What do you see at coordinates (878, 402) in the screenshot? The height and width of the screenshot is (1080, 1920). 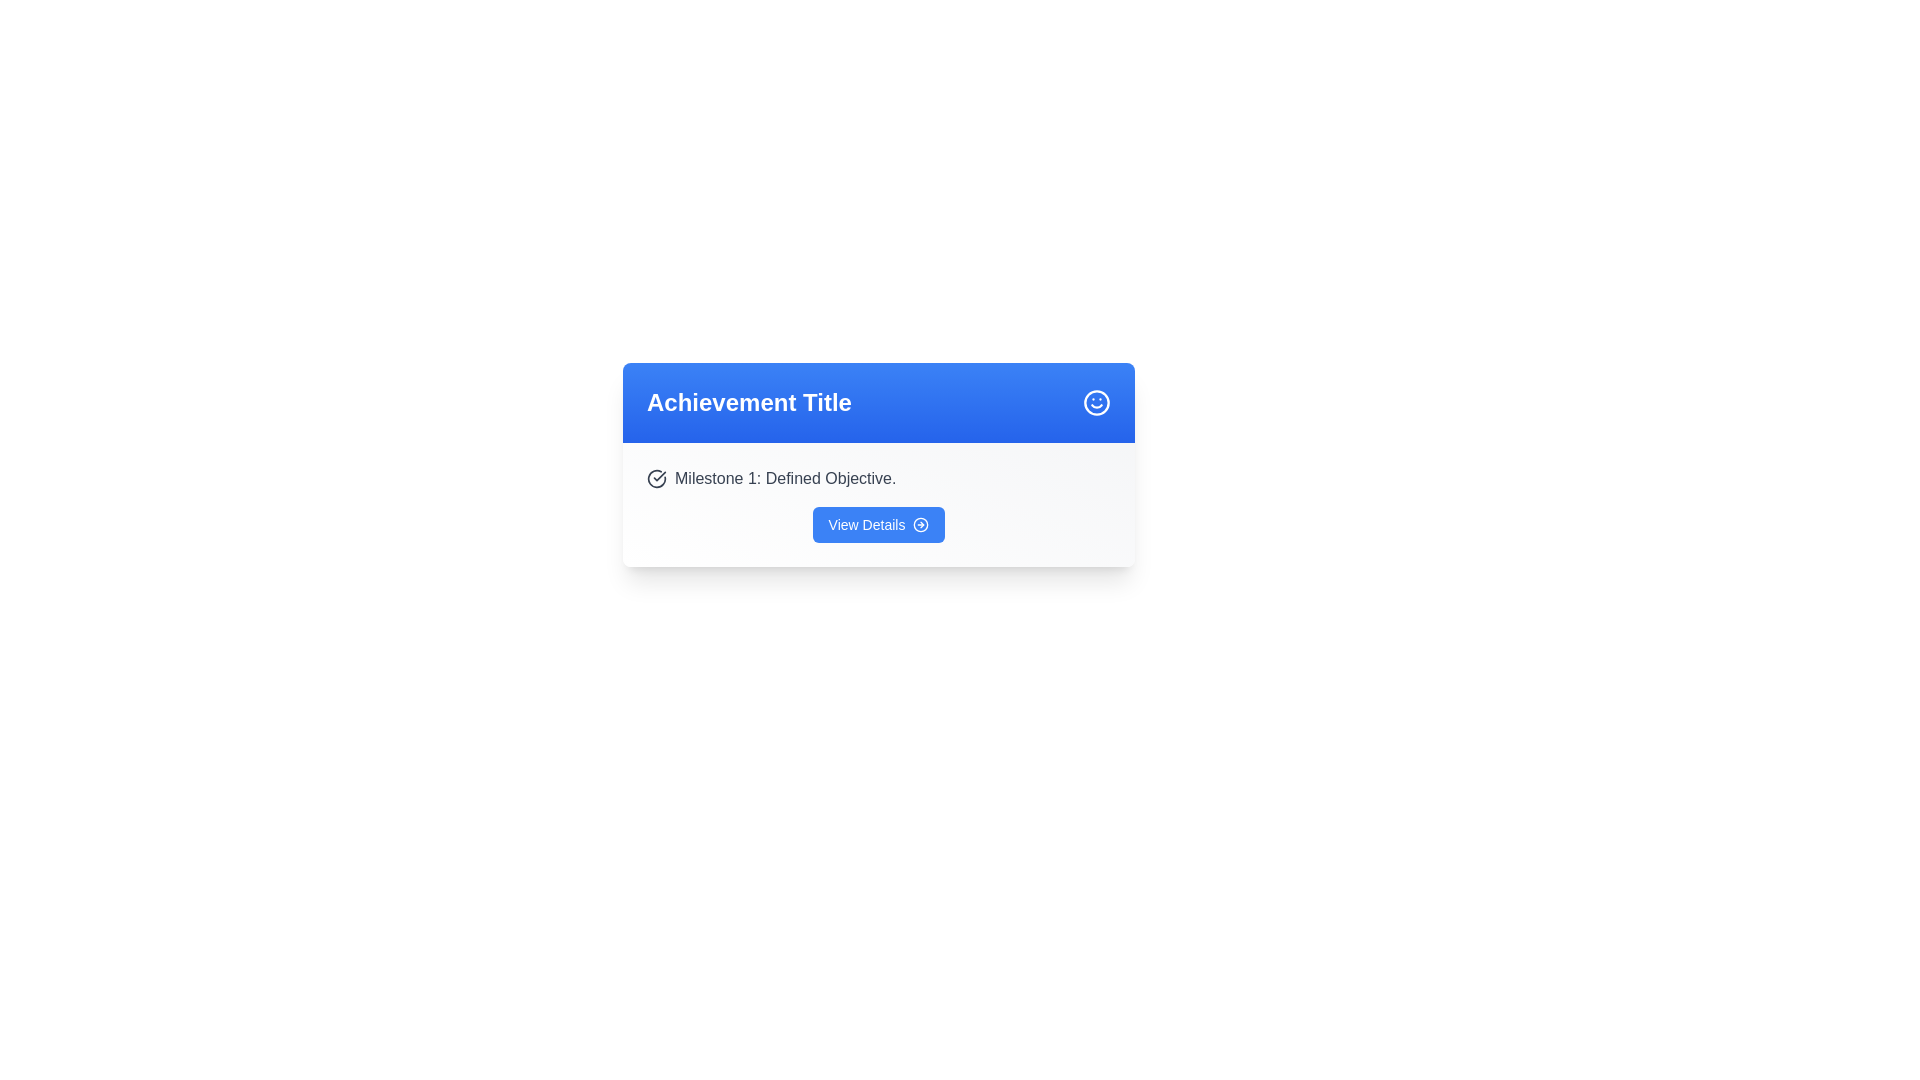 I see `the icon embedded in the header that displays a title or heading for an achievement, providing context for the associated content` at bounding box center [878, 402].